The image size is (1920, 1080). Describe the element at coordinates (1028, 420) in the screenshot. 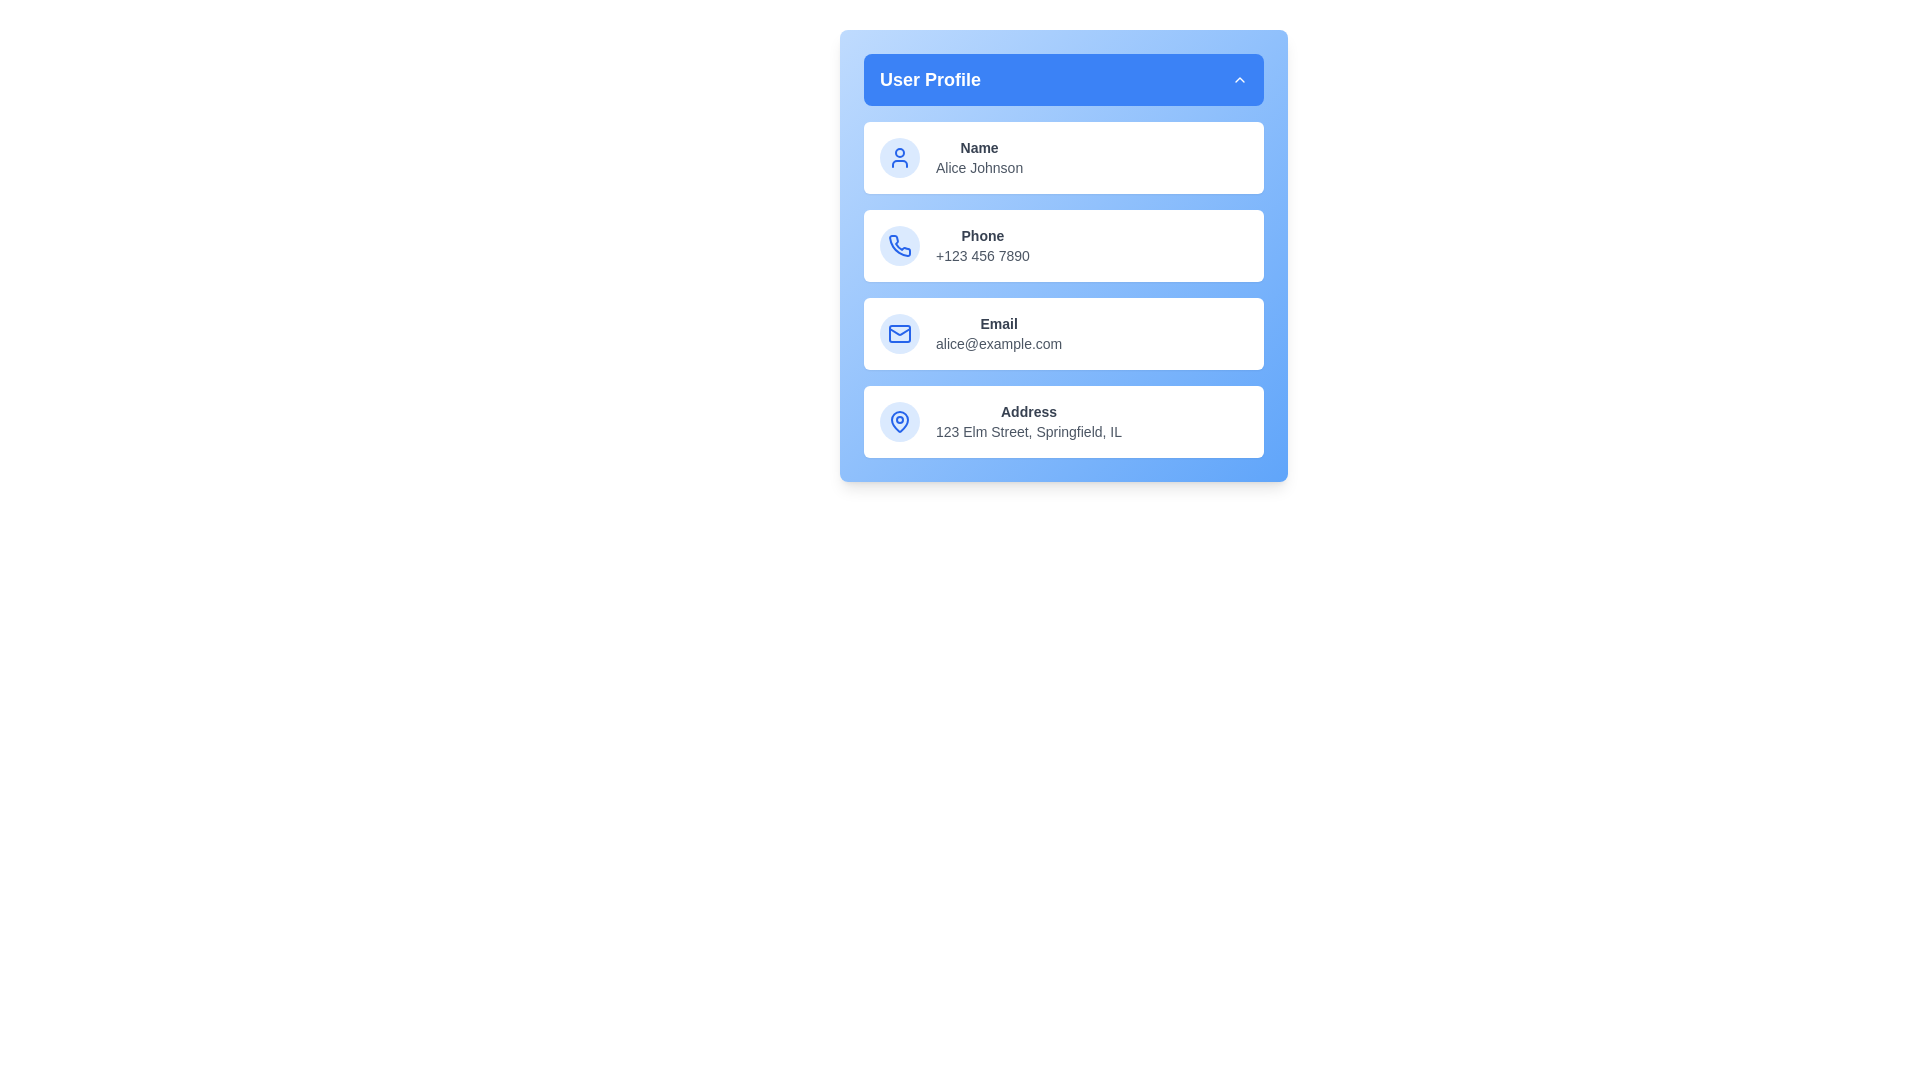

I see `the user's address details text display, which is the last entry in the vertically aligned list under the 'User Profile' card, positioned beneath the 'Email' section and to the right of a circular blue icon showing a location pin graphic` at that location.